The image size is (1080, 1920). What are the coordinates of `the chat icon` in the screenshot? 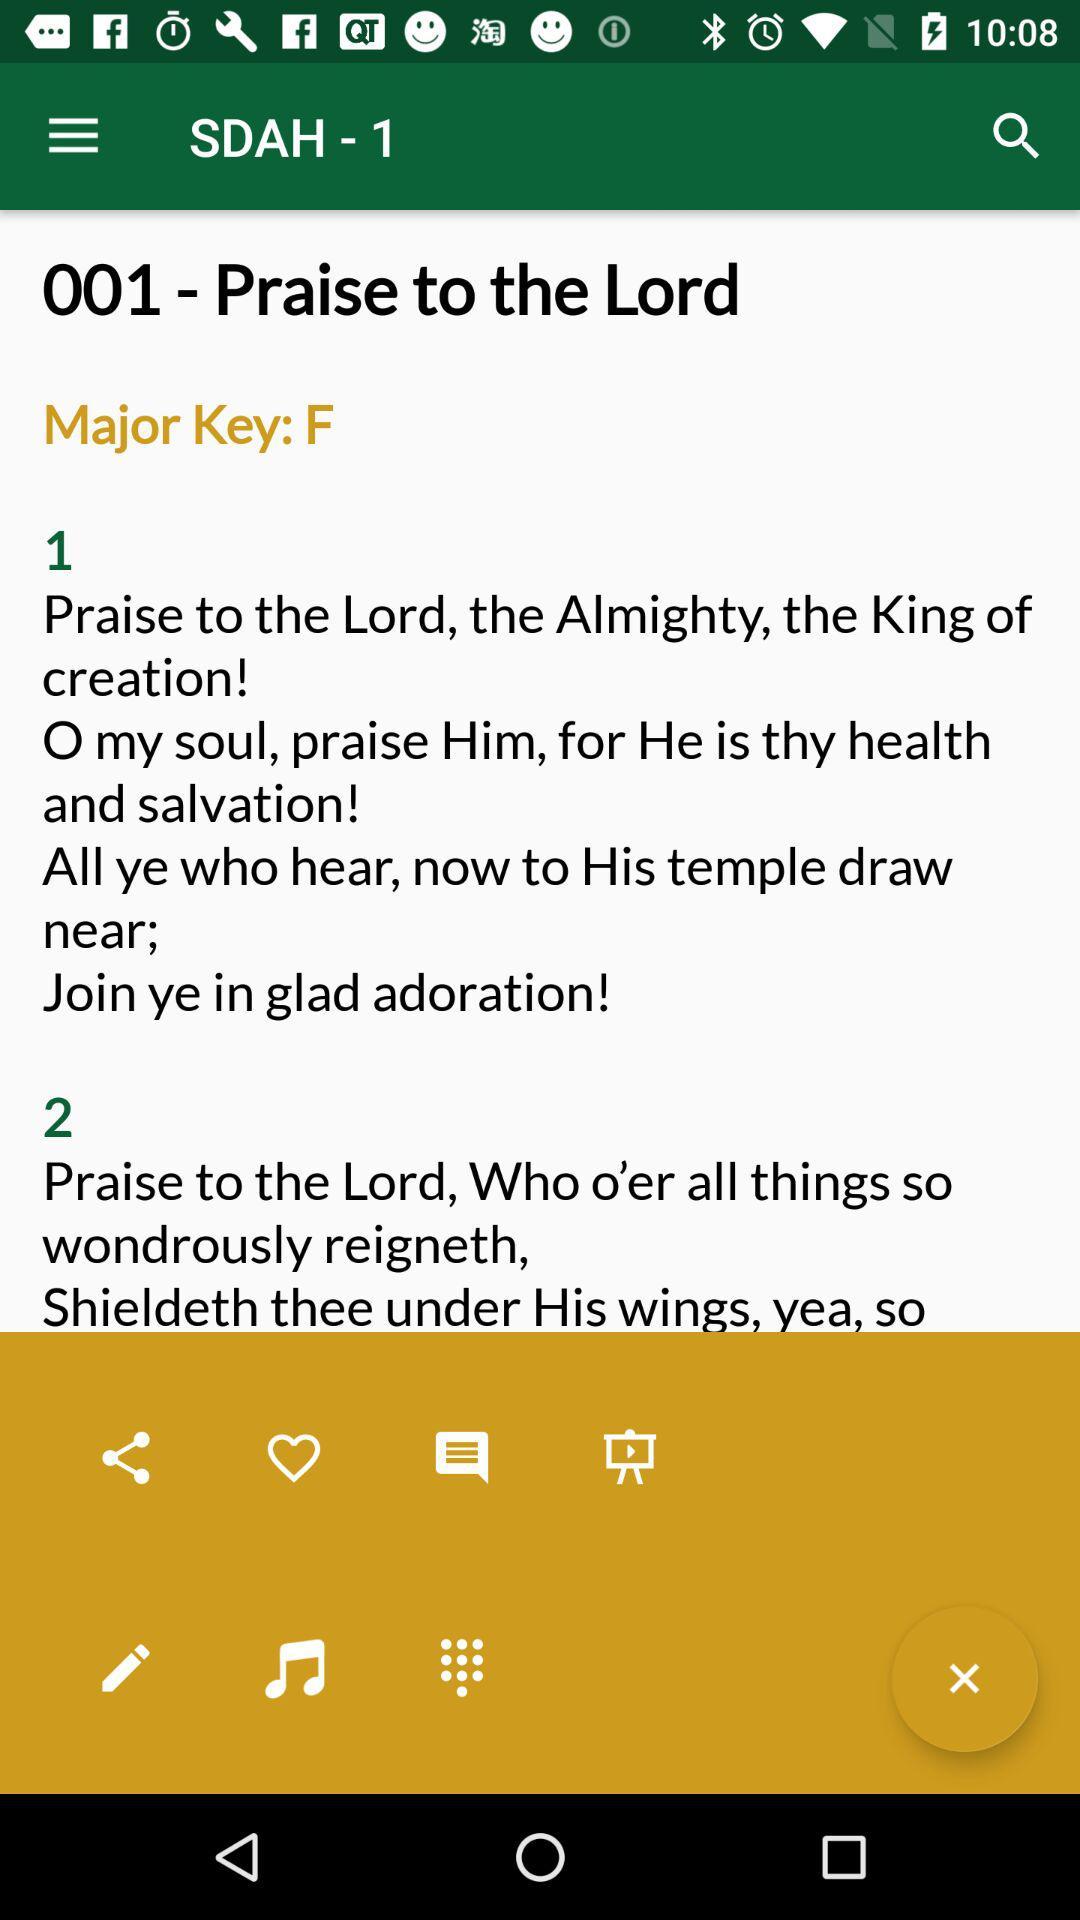 It's located at (462, 1458).